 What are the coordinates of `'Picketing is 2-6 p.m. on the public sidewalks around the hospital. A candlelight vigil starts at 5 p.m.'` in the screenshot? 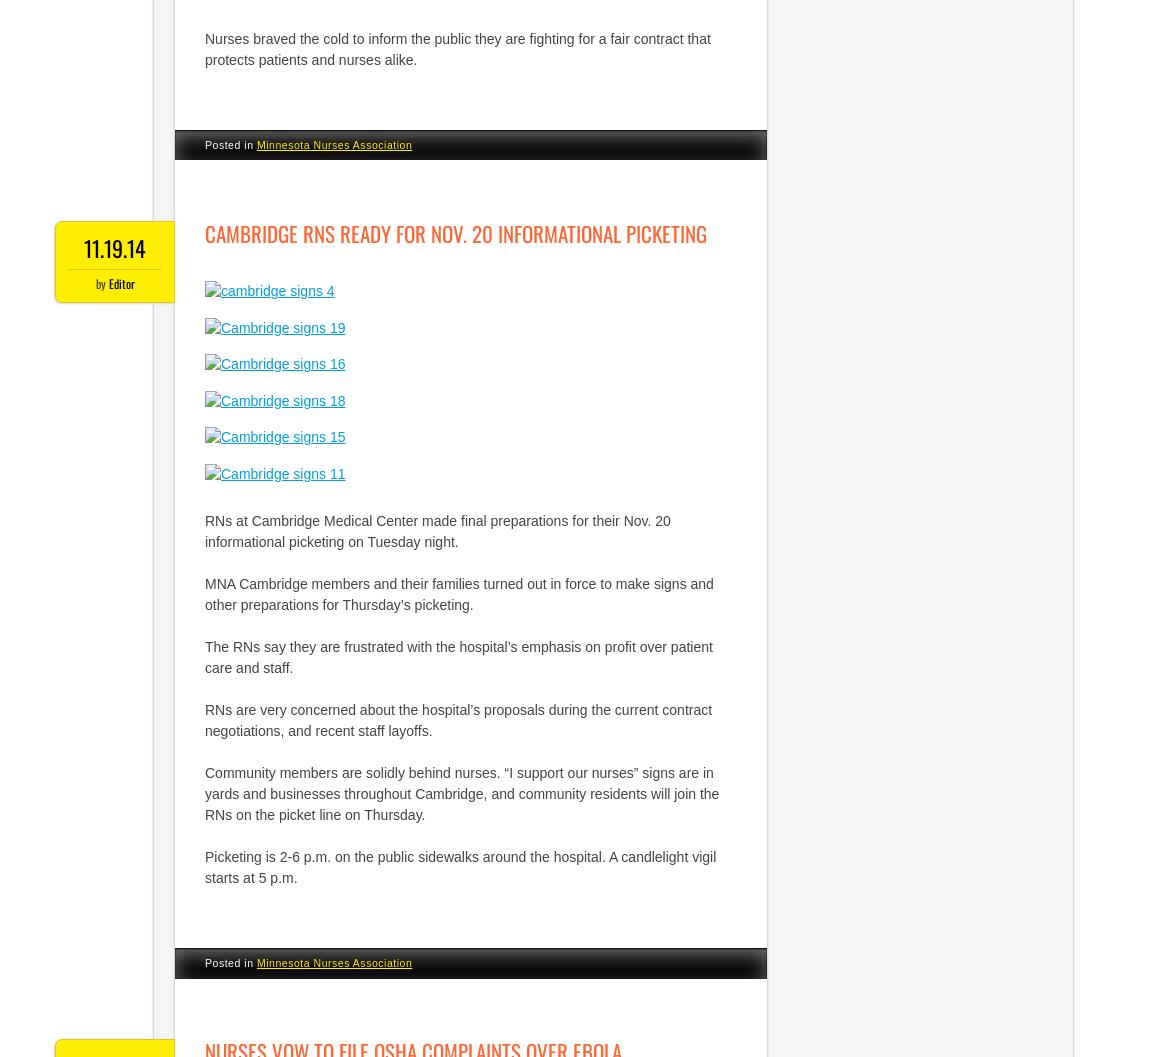 It's located at (460, 865).